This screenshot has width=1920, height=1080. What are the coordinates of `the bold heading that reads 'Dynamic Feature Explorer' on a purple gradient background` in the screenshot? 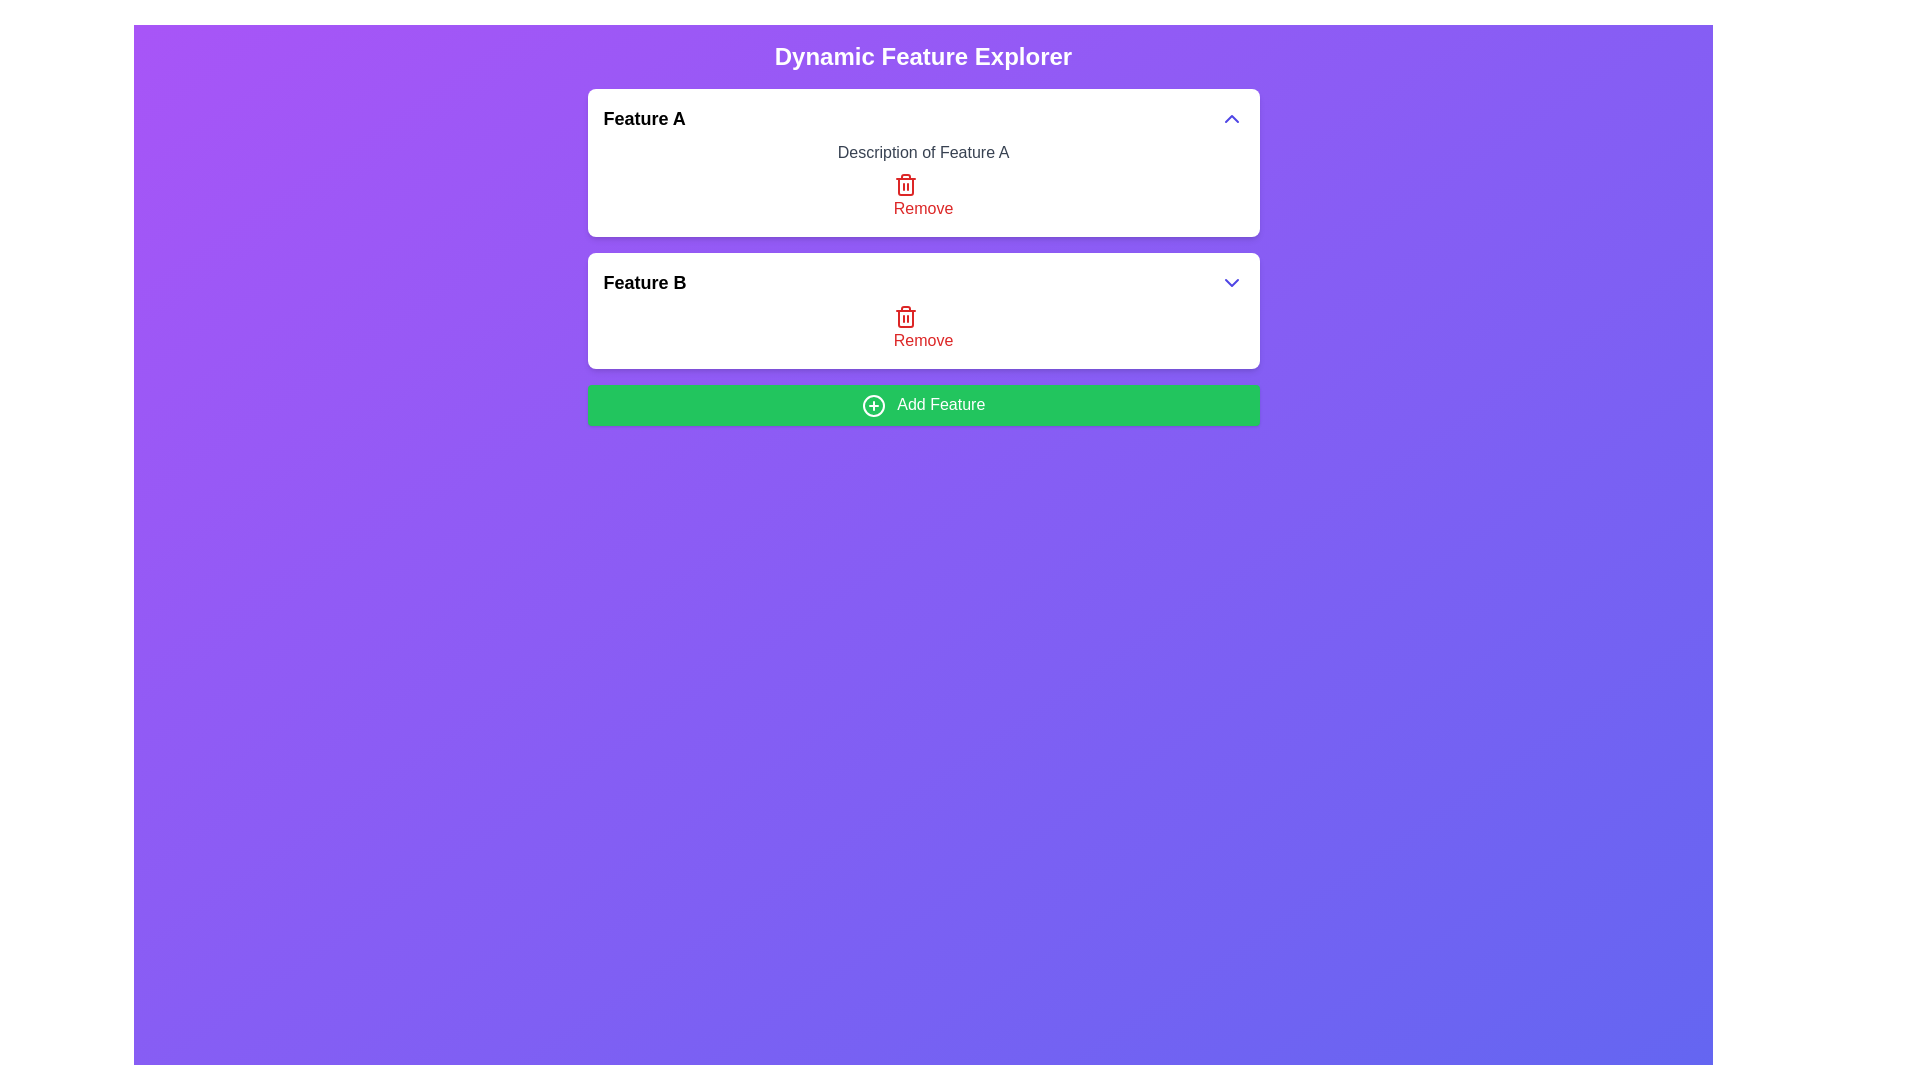 It's located at (922, 56).